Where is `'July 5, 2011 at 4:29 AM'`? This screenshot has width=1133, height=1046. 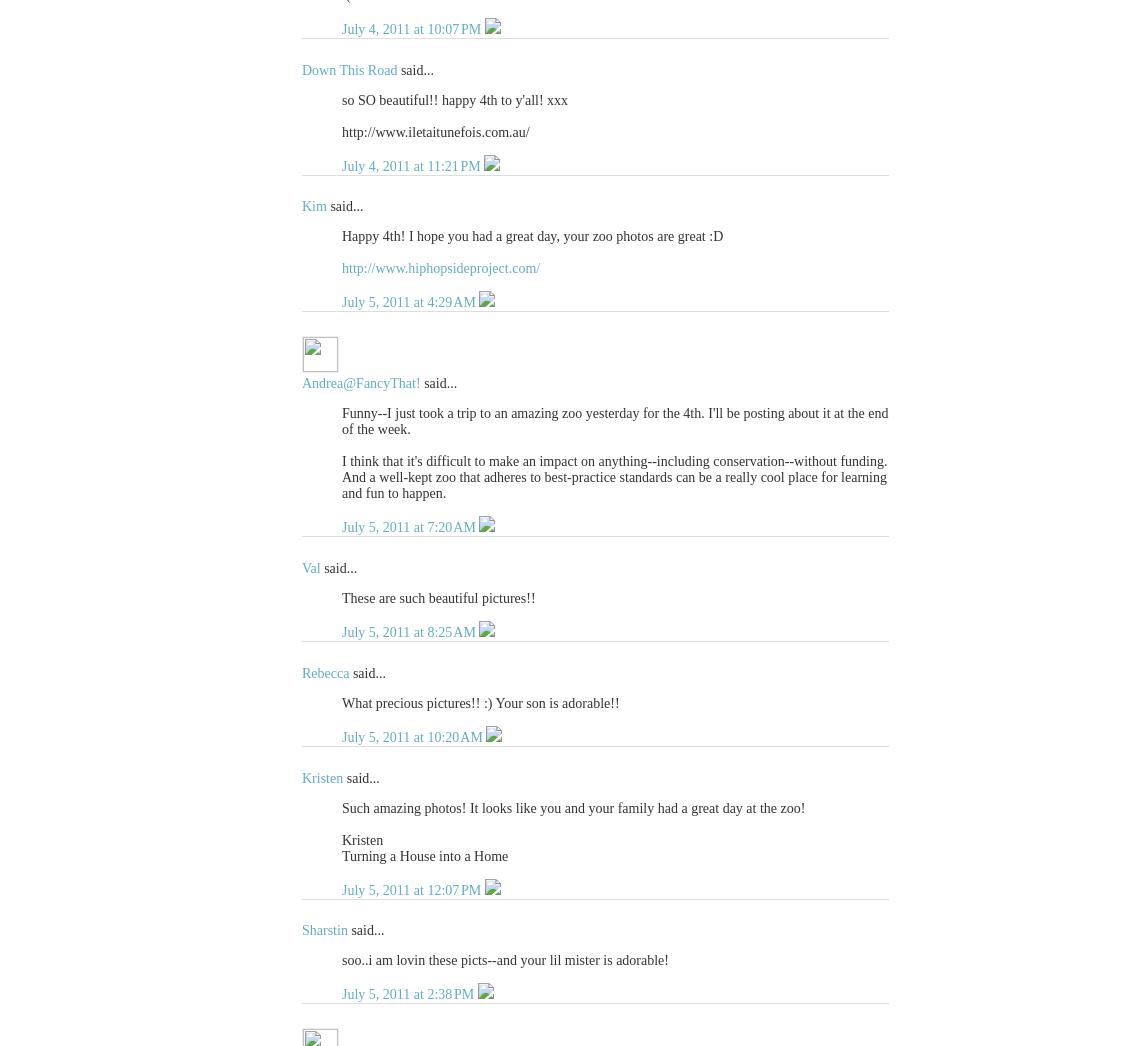
'July 5, 2011 at 4:29 AM' is located at coordinates (410, 302).